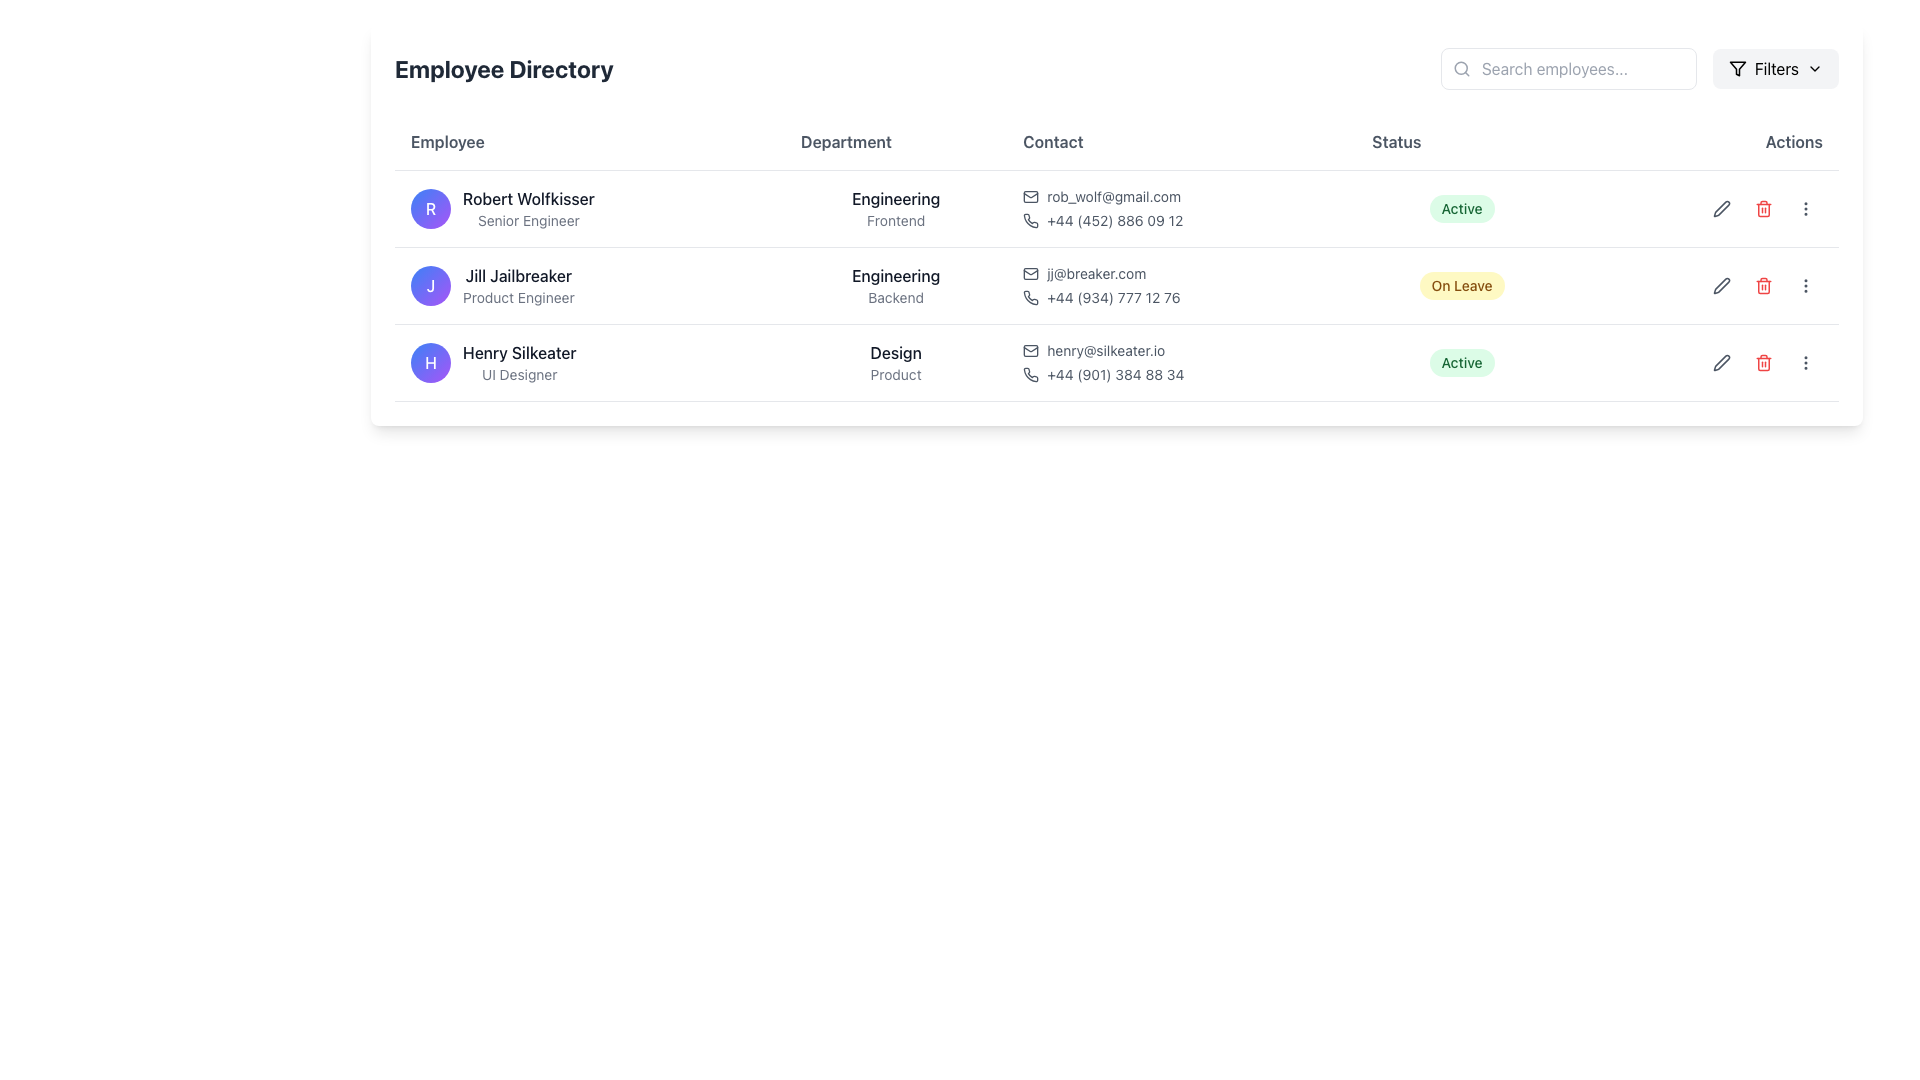 This screenshot has height=1080, width=1920. I want to click on the circular Avatar element with a radial gradient color scheme and a bold 'H' centered within it, located next to 'Henry Silkeater', the third item in the 'Employee Directory', so click(430, 362).